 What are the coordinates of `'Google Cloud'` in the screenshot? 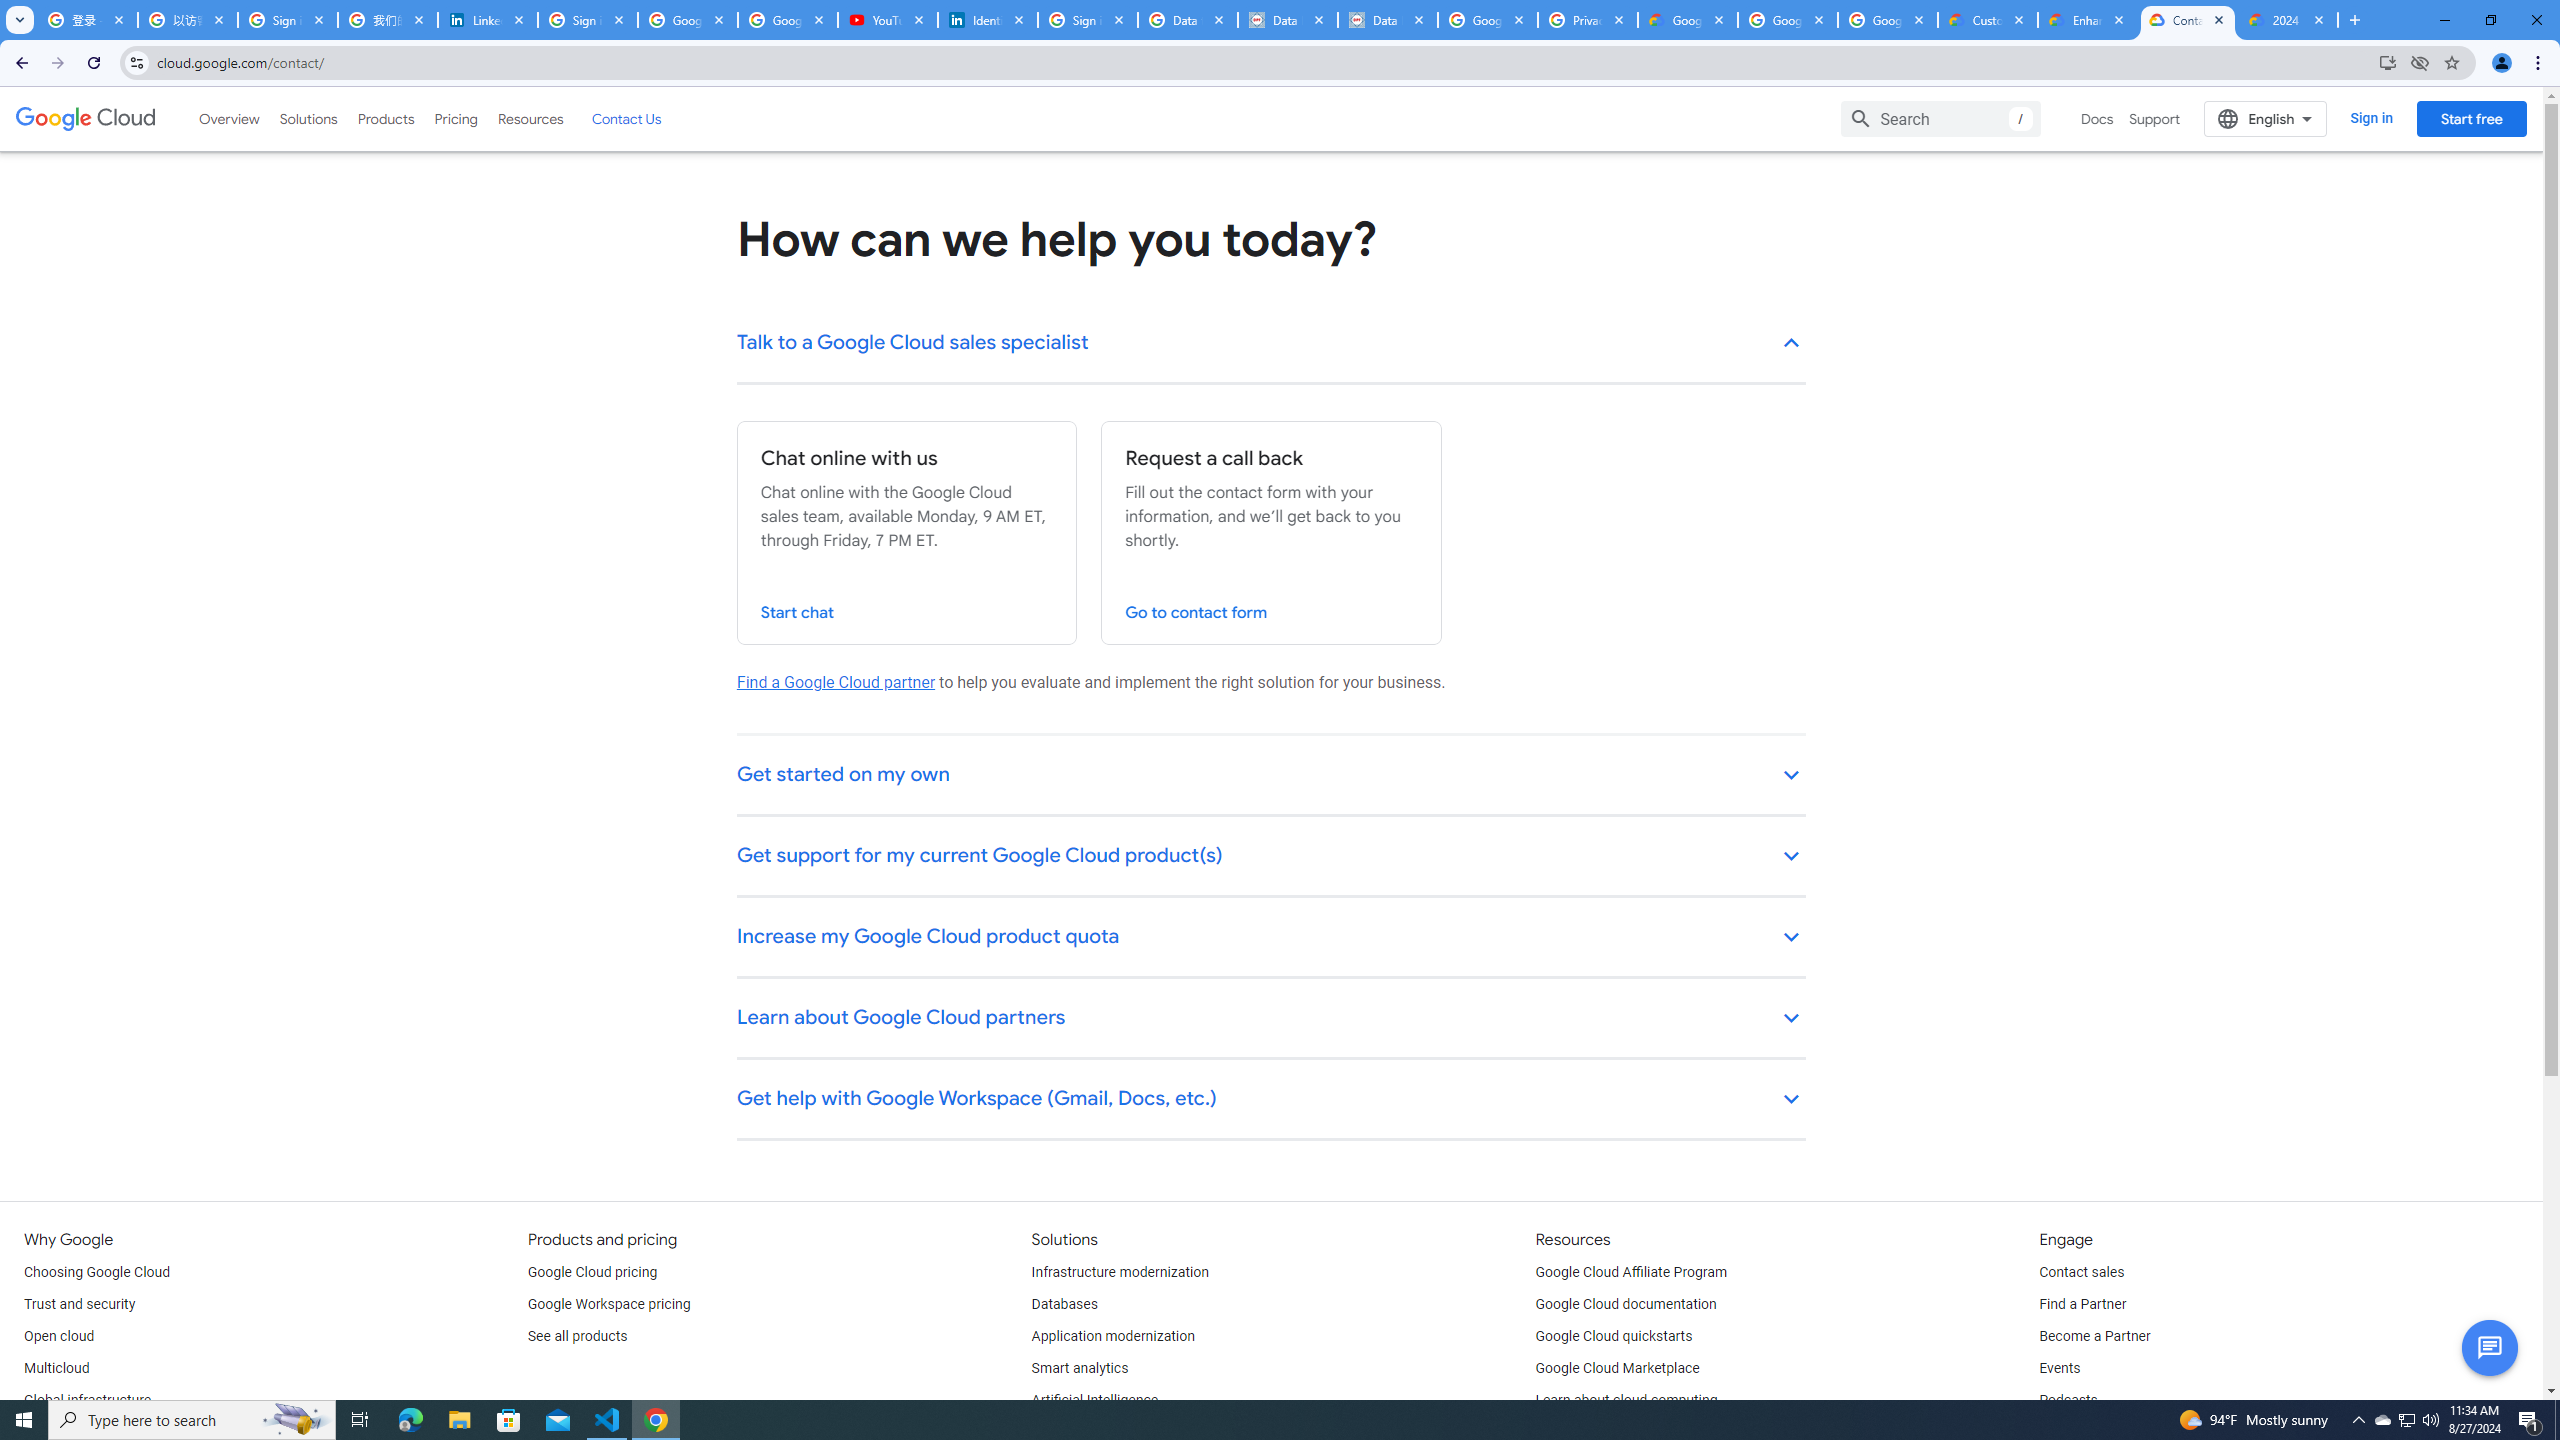 It's located at (85, 118).